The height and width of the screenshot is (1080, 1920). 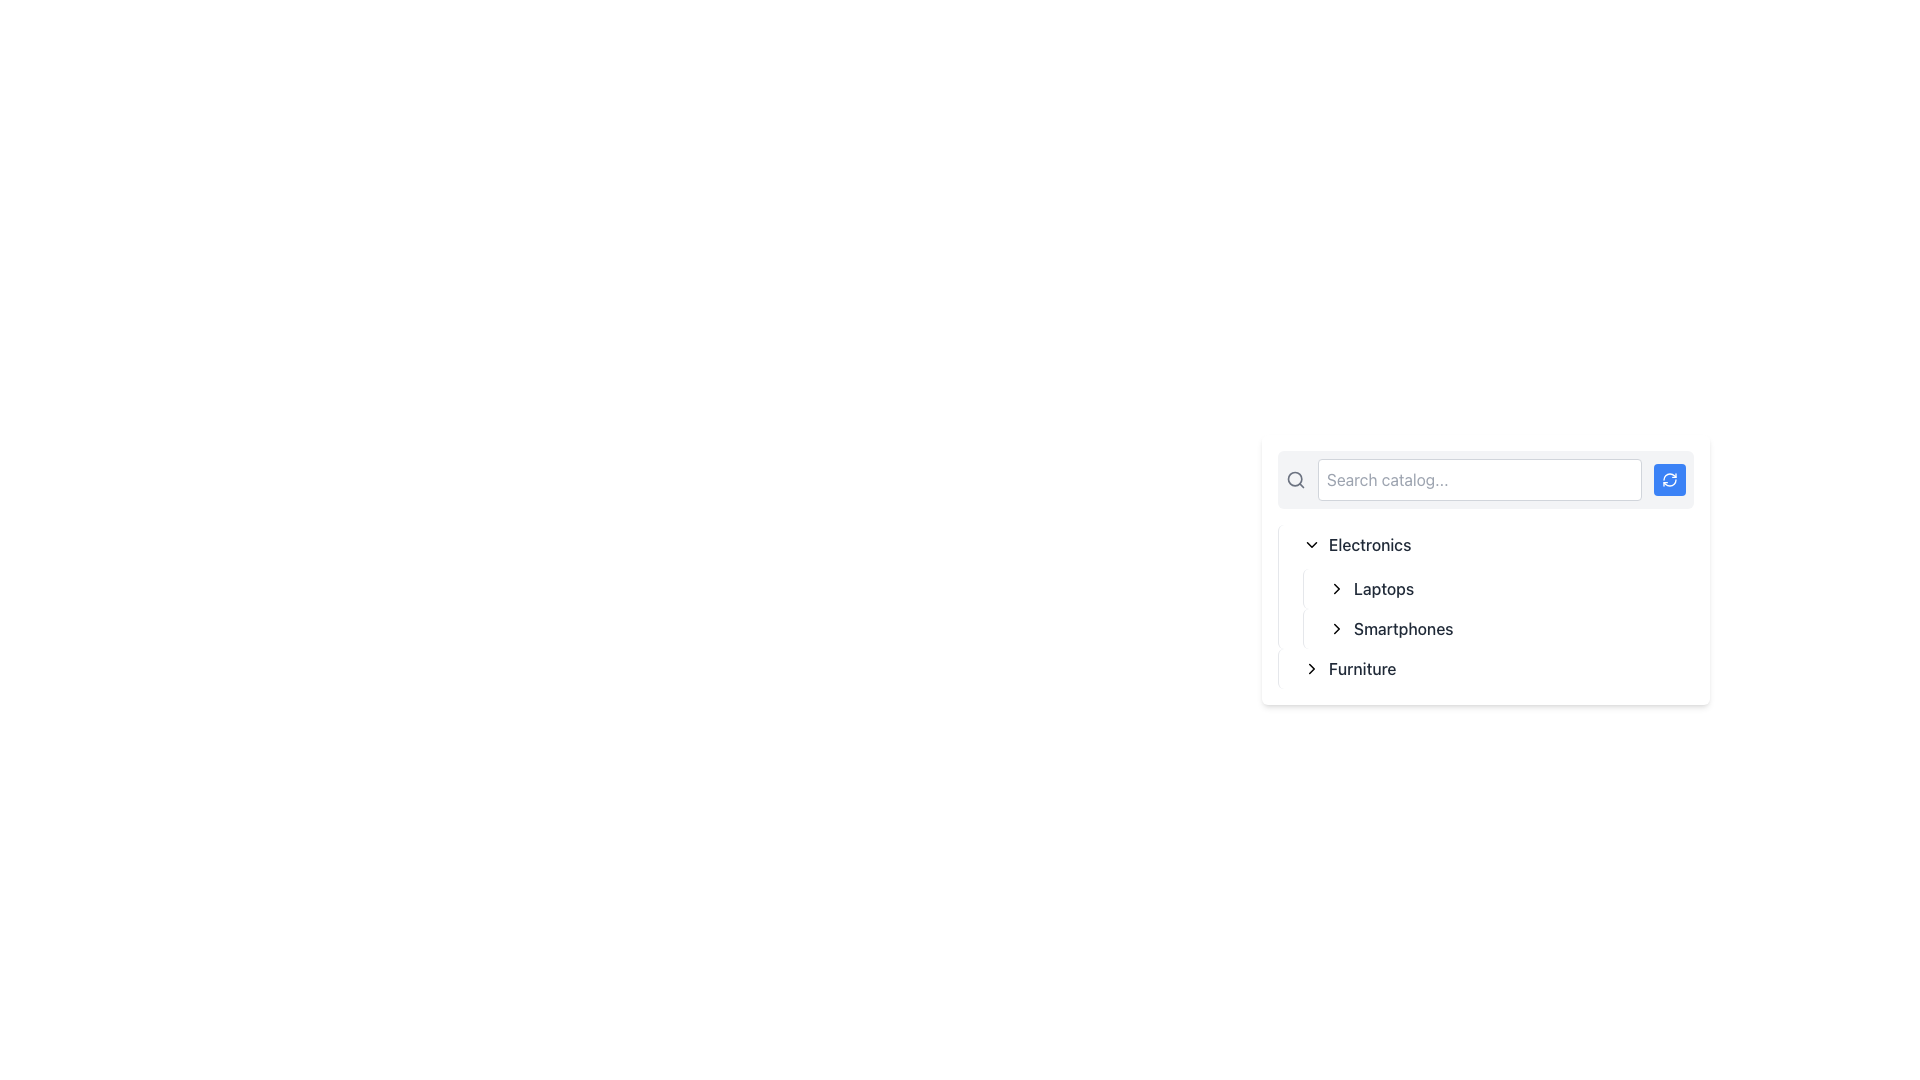 I want to click on the magnifying glass icon's lens portion located in the upper-left of the search bar, which indicates the search functionality of the interface, so click(x=1295, y=479).